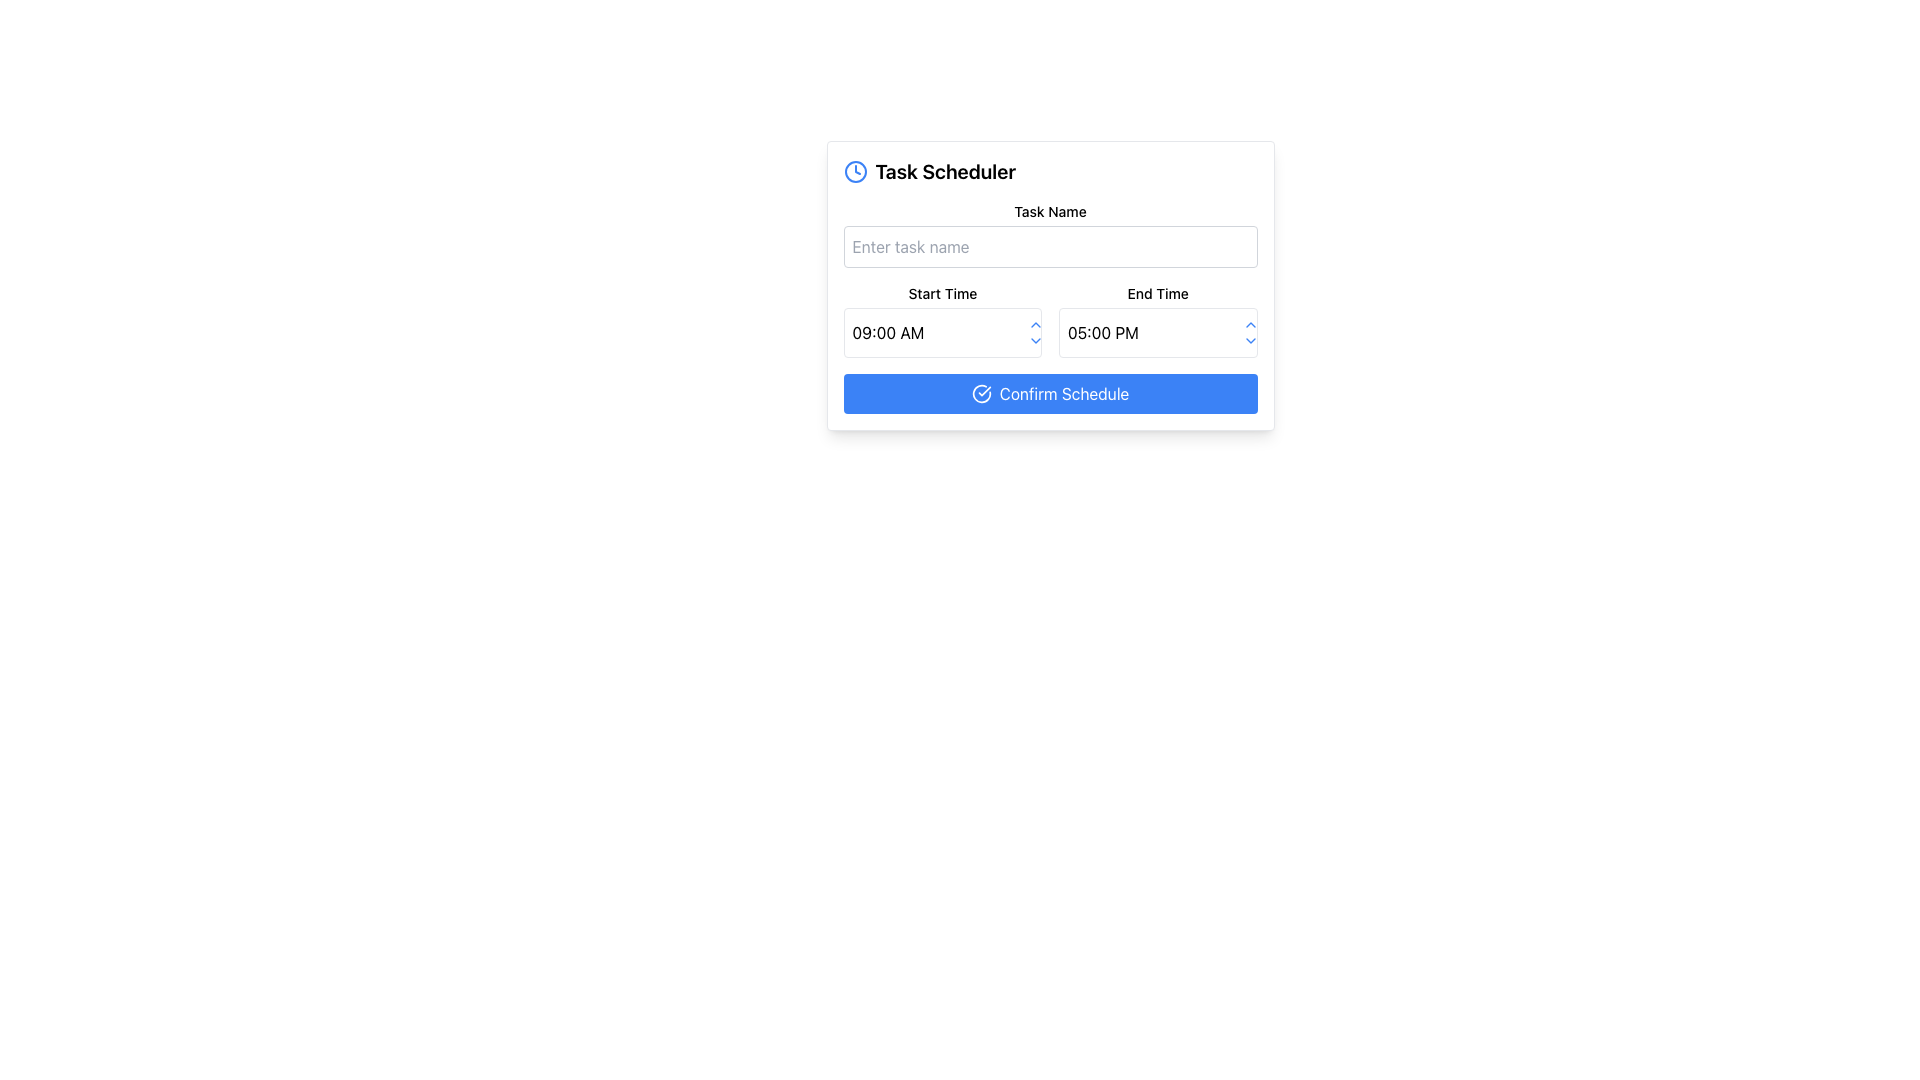 The image size is (1920, 1080). Describe the element at coordinates (855, 171) in the screenshot. I see `the circular blue outlined element that is part of the clock icon located at the top left side of the modal interface` at that location.